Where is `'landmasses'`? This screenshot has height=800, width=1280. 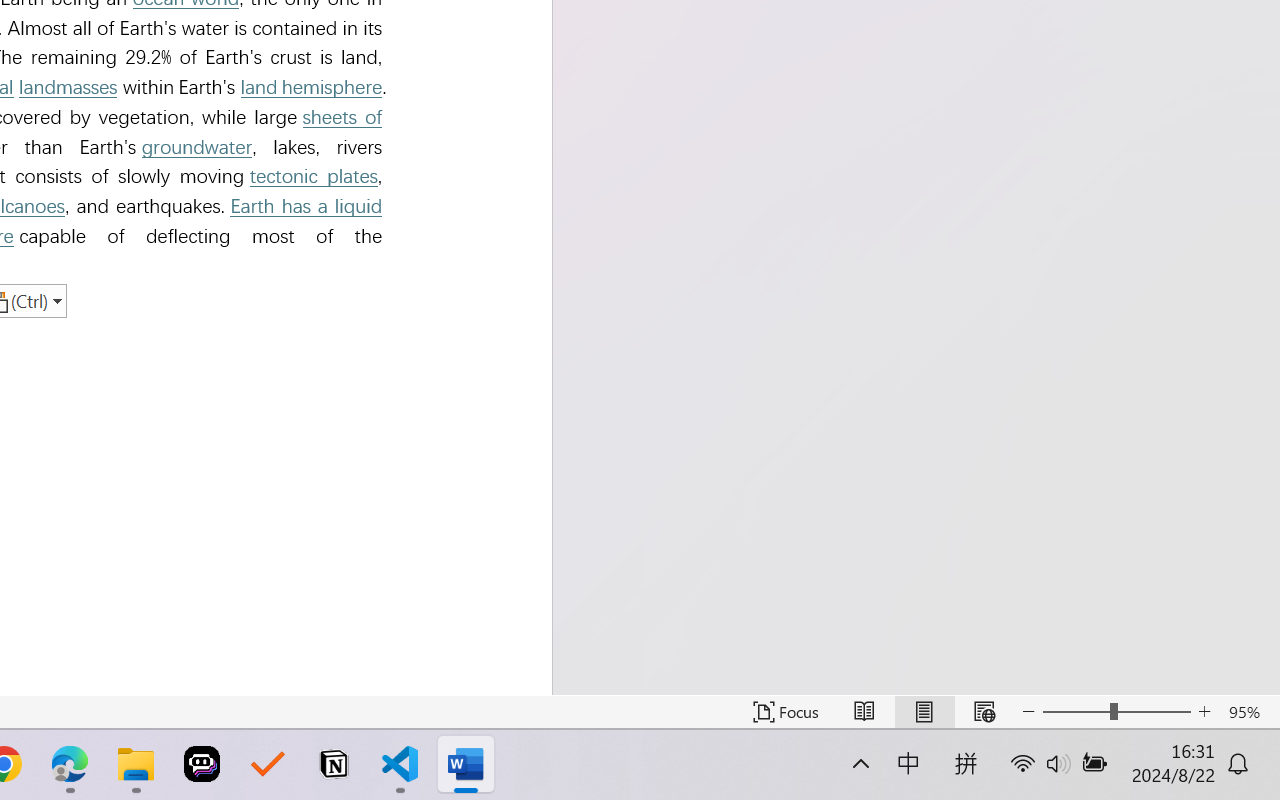 'landmasses' is located at coordinates (67, 87).